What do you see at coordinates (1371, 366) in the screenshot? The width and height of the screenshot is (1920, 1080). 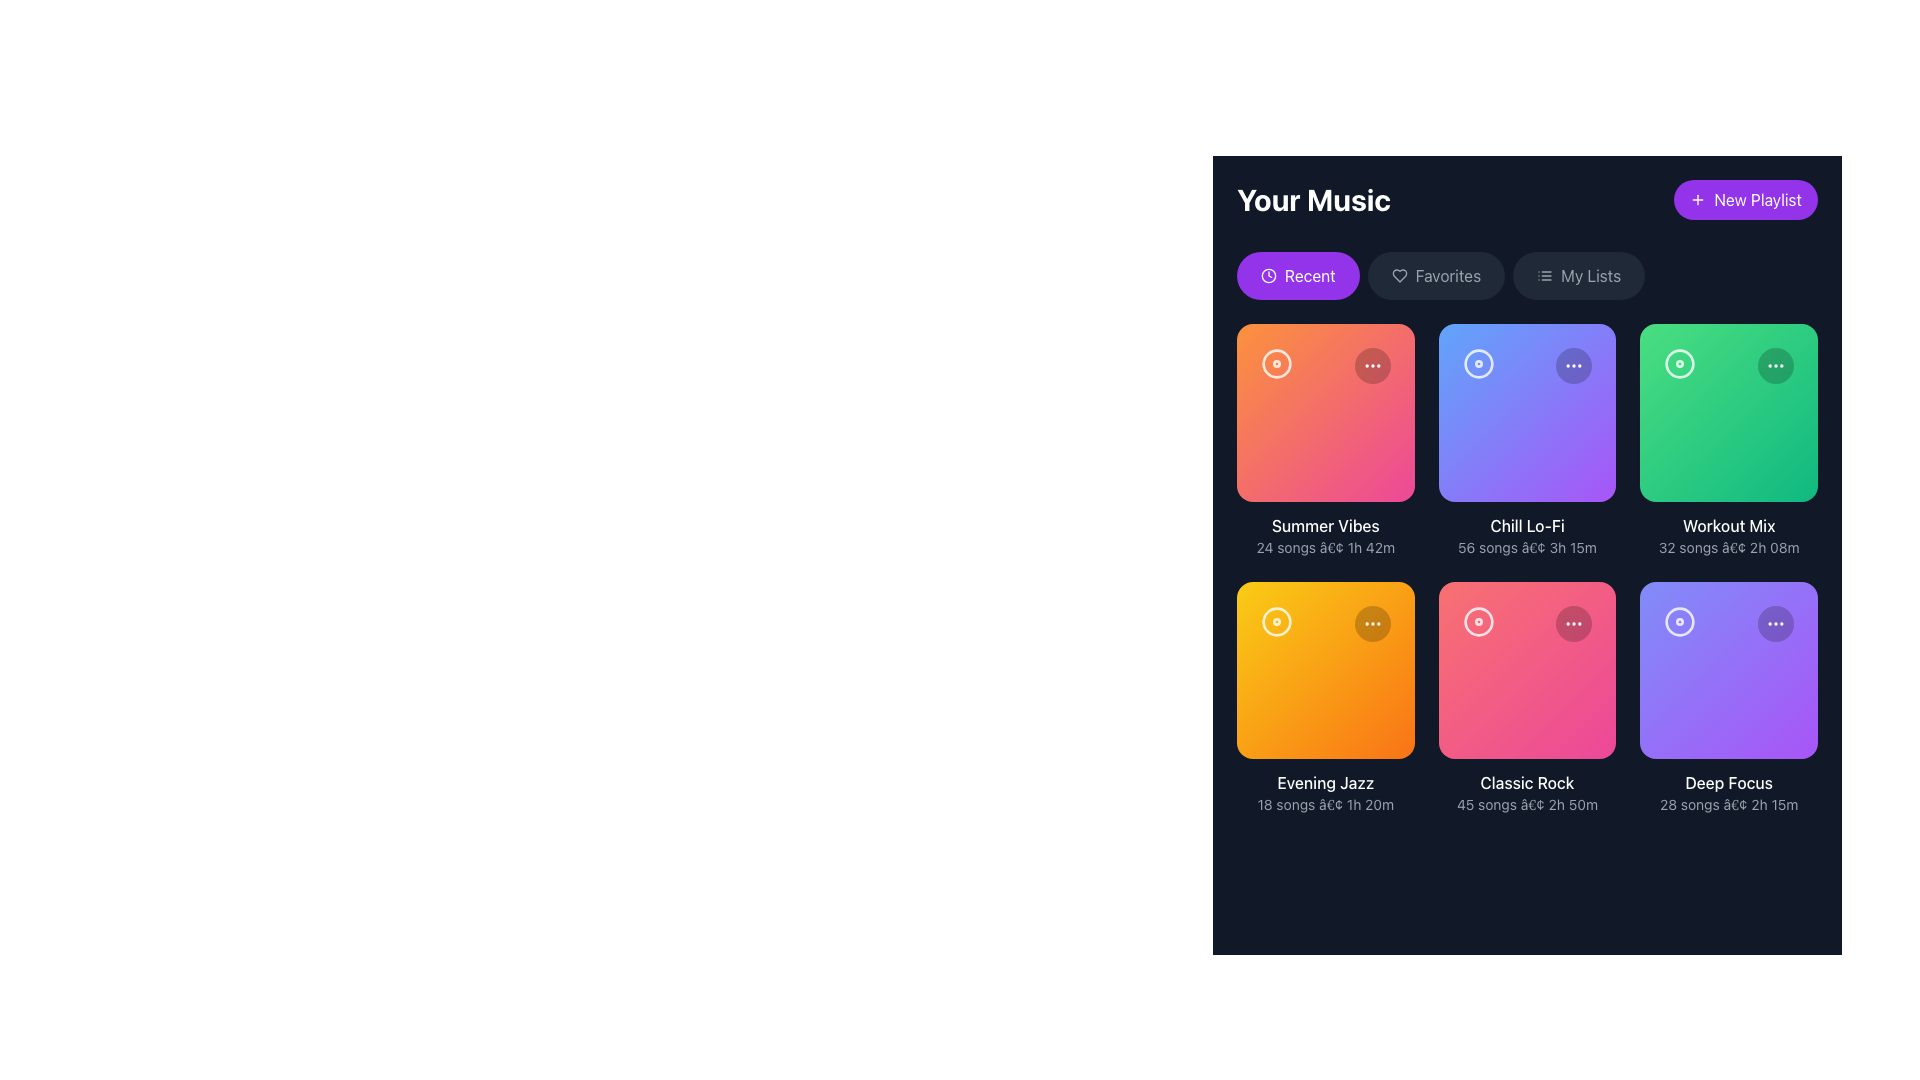 I see `the small circular button with three white dots in the top-right region of the 'Summer Vibes' card` at bounding box center [1371, 366].